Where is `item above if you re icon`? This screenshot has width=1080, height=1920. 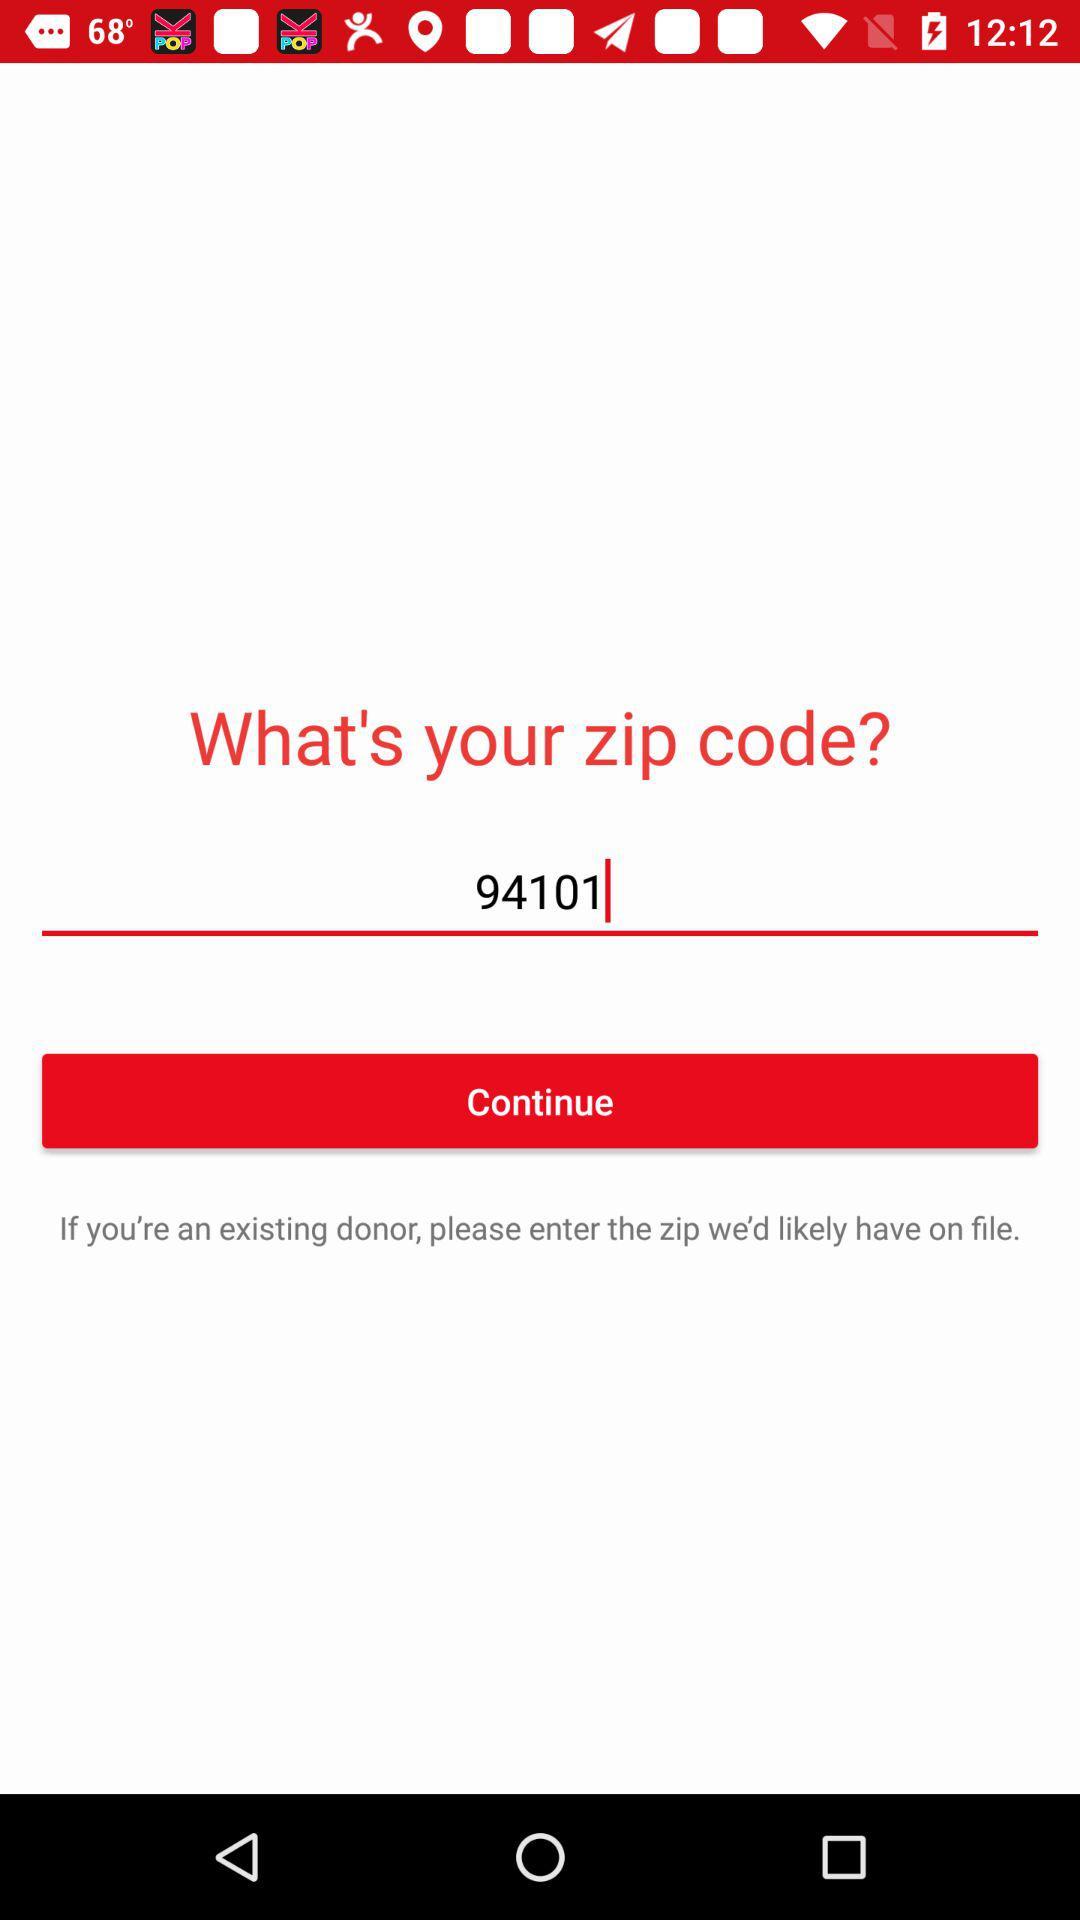
item above if you re icon is located at coordinates (540, 1099).